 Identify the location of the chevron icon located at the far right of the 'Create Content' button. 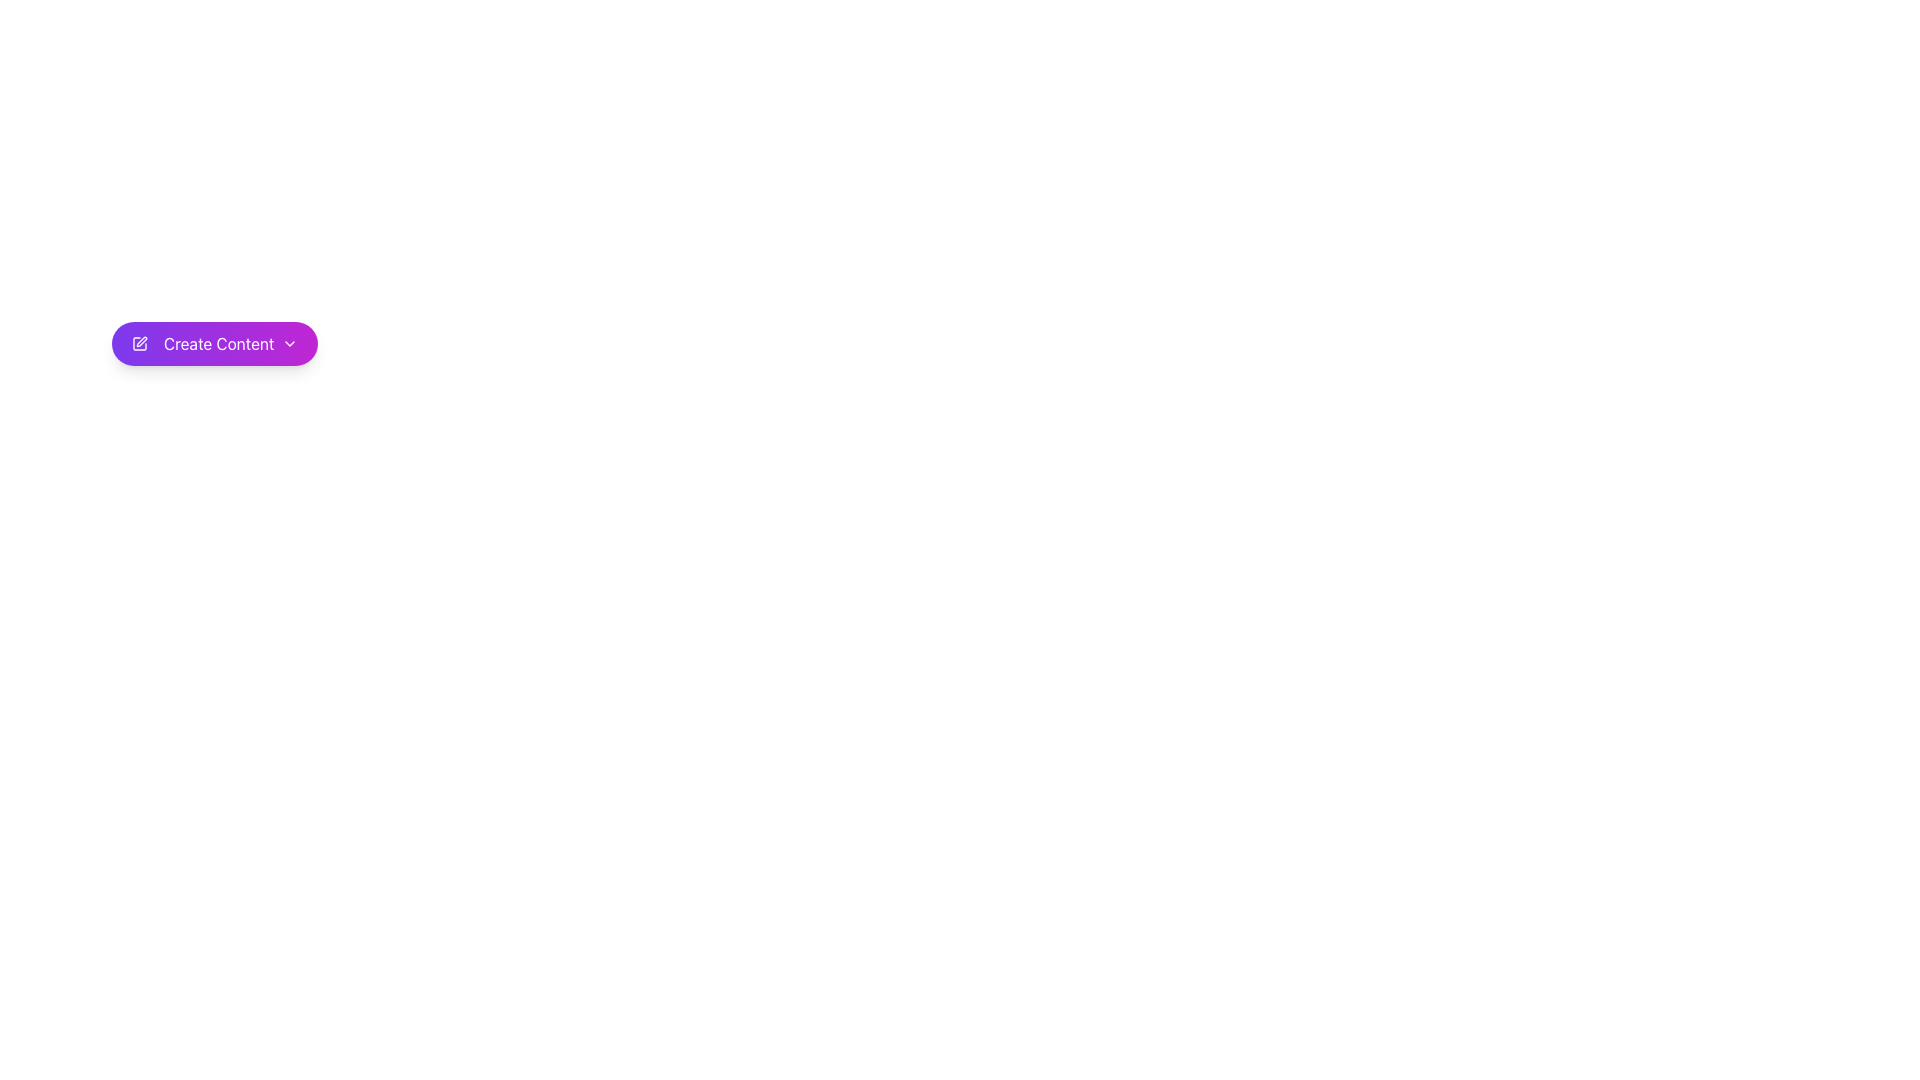
(289, 342).